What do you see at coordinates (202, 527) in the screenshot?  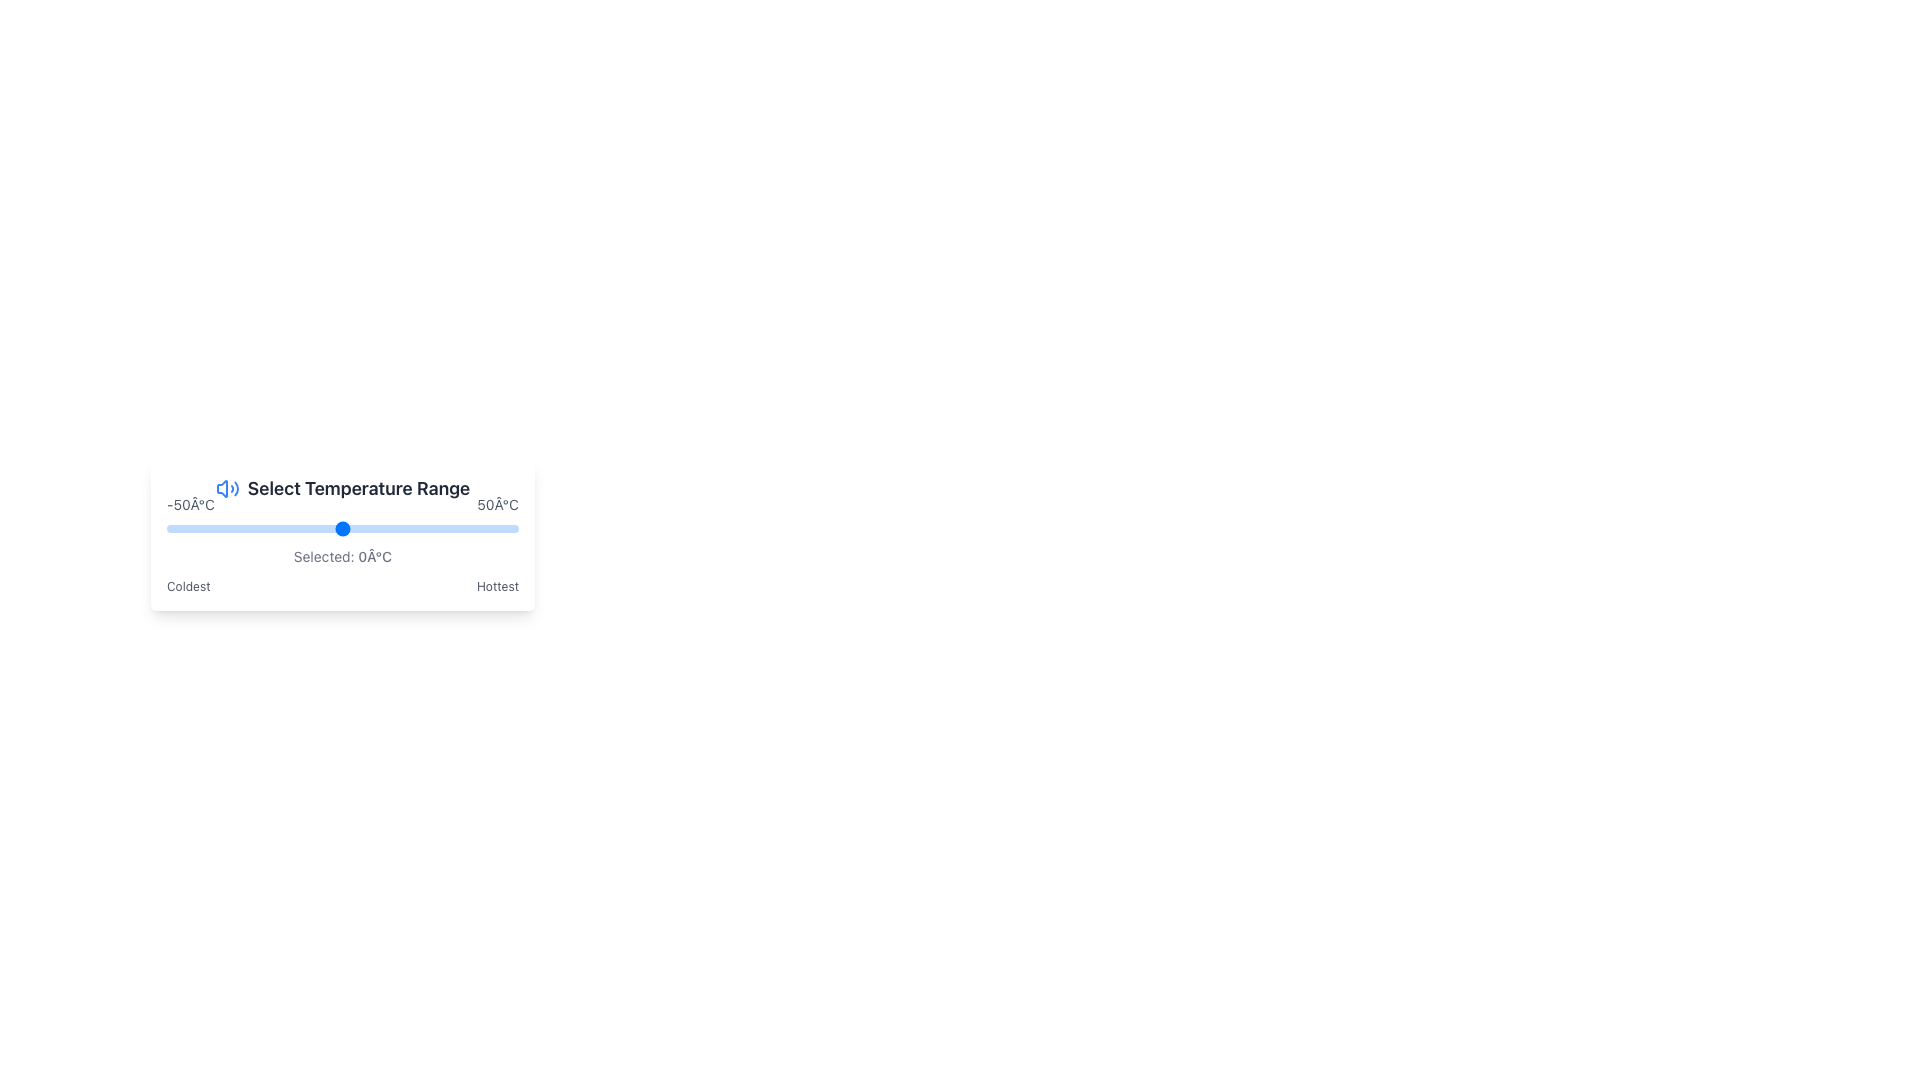 I see `the temperature slider` at bounding box center [202, 527].